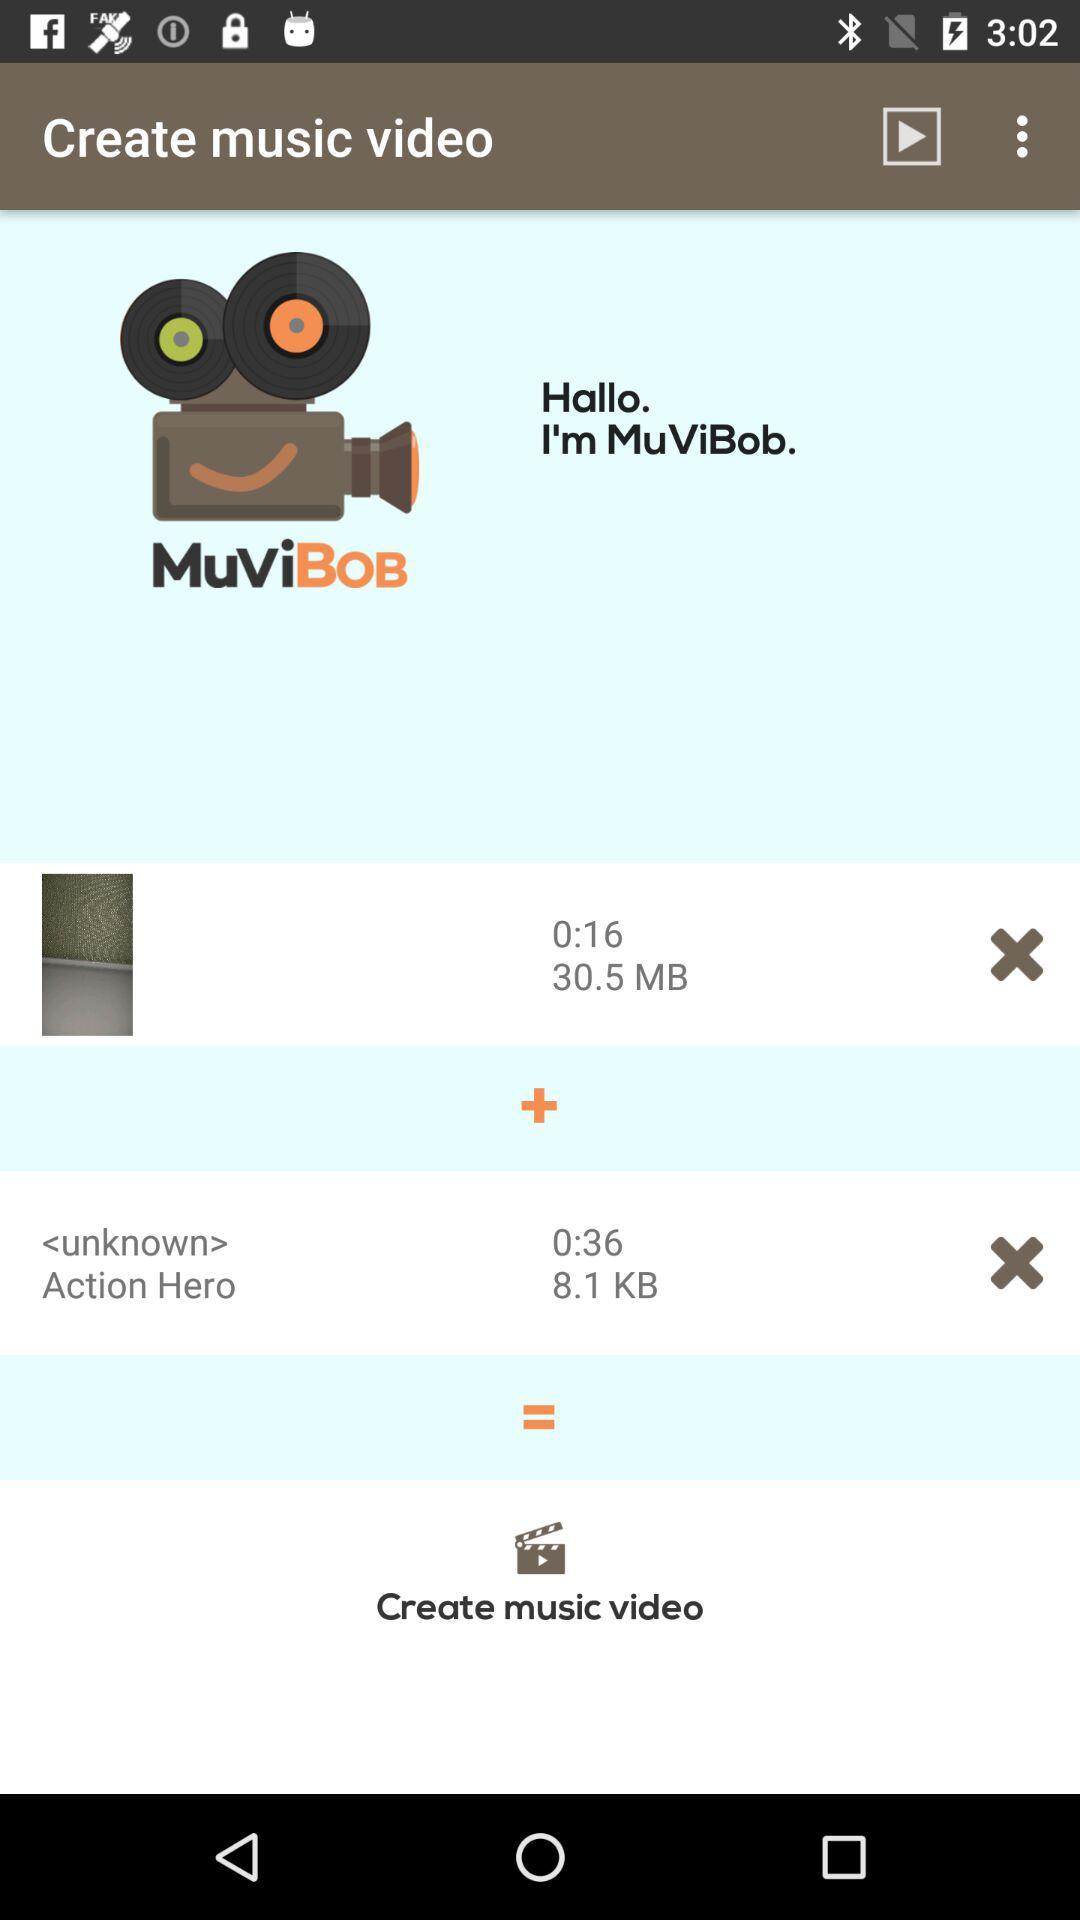 The width and height of the screenshot is (1080, 1920). I want to click on the close icon, so click(1017, 1261).